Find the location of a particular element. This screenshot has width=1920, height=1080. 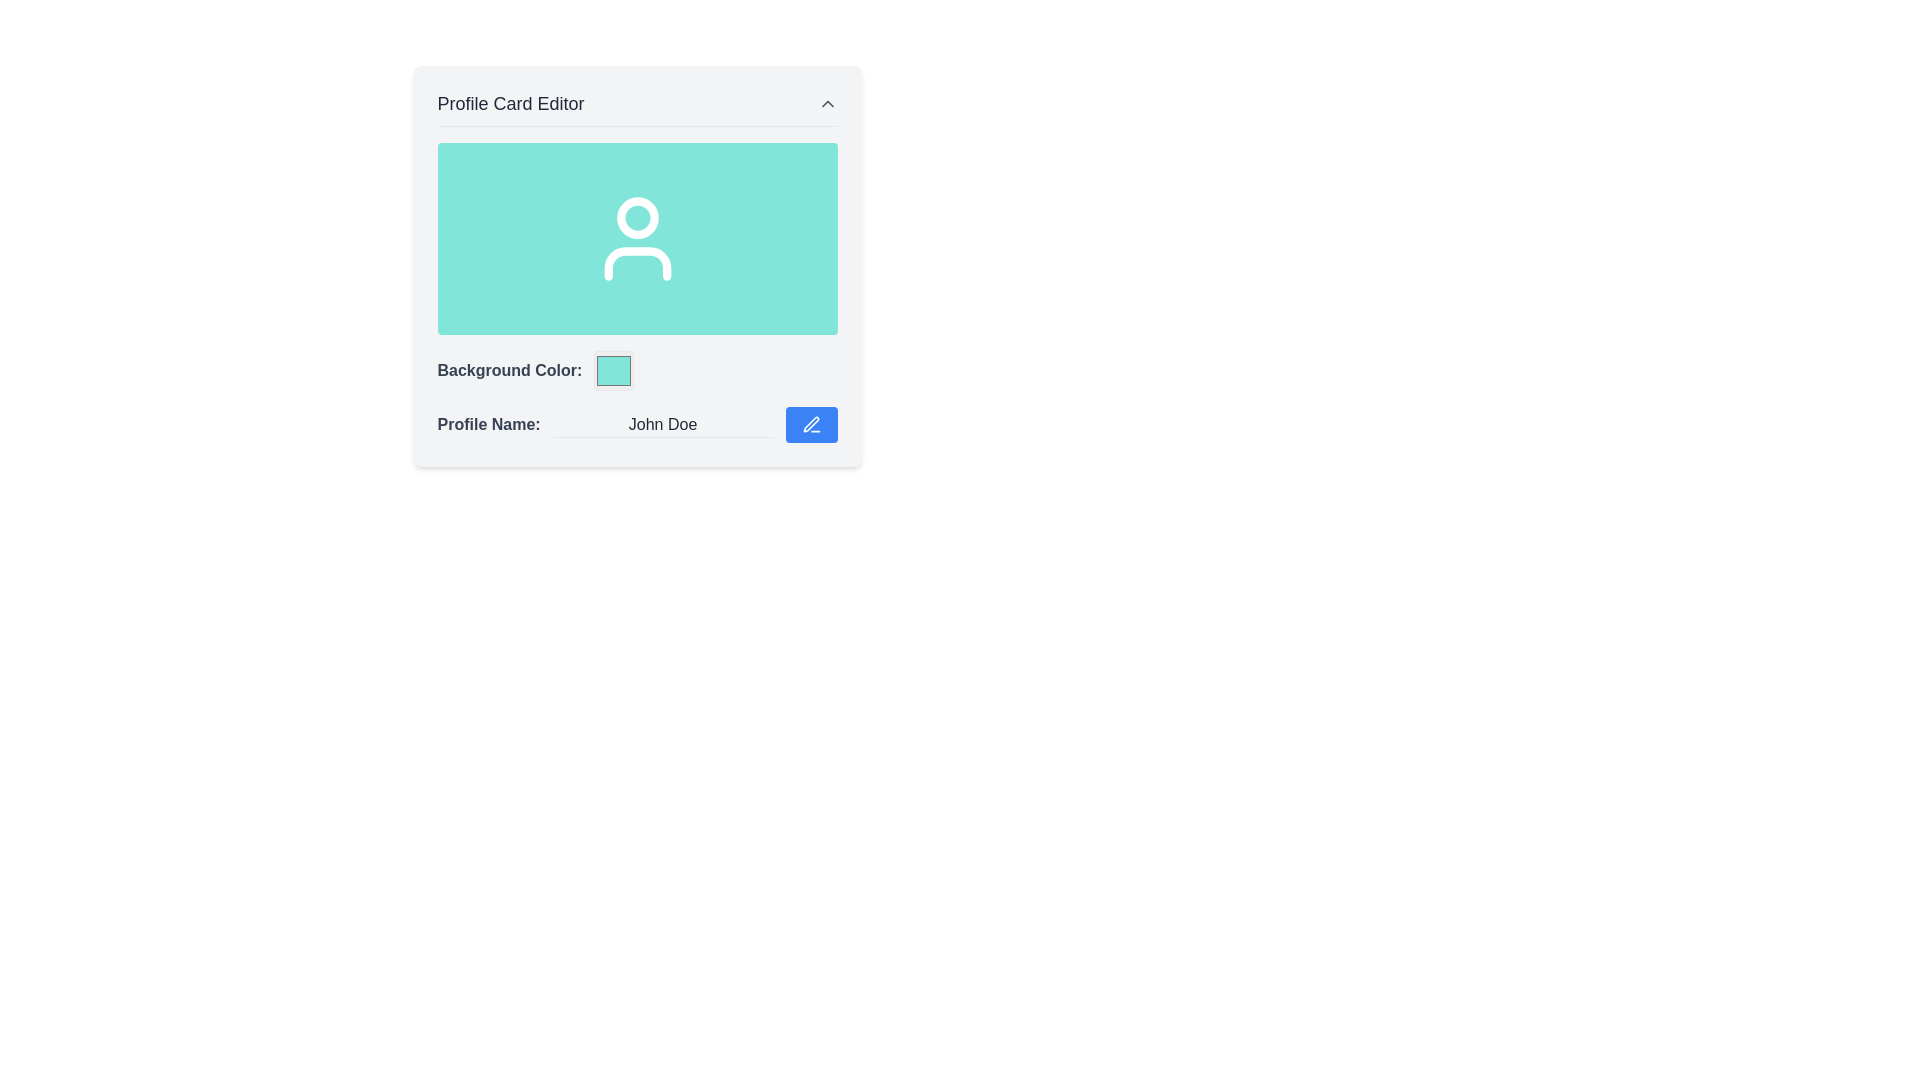

the 'Background Color:' text label, which is bold and gray, located in the 'Profile Card Editor' section is located at coordinates (509, 370).